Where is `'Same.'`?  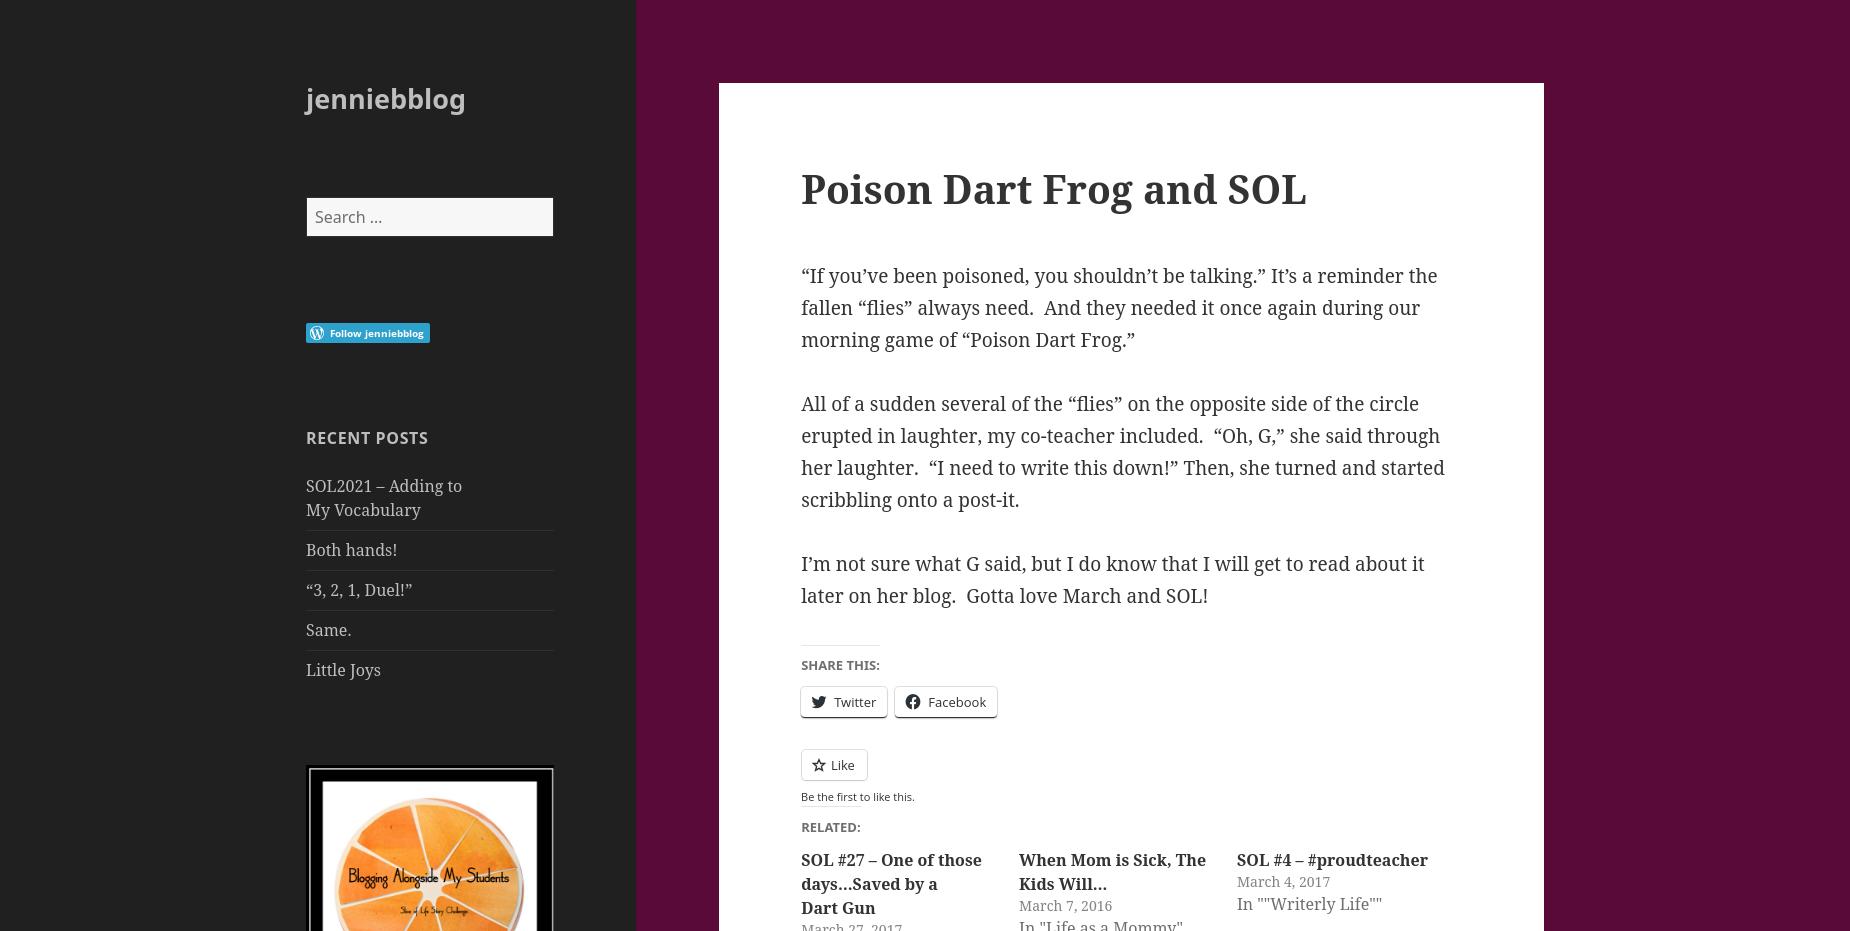
'Same.' is located at coordinates (327, 630).